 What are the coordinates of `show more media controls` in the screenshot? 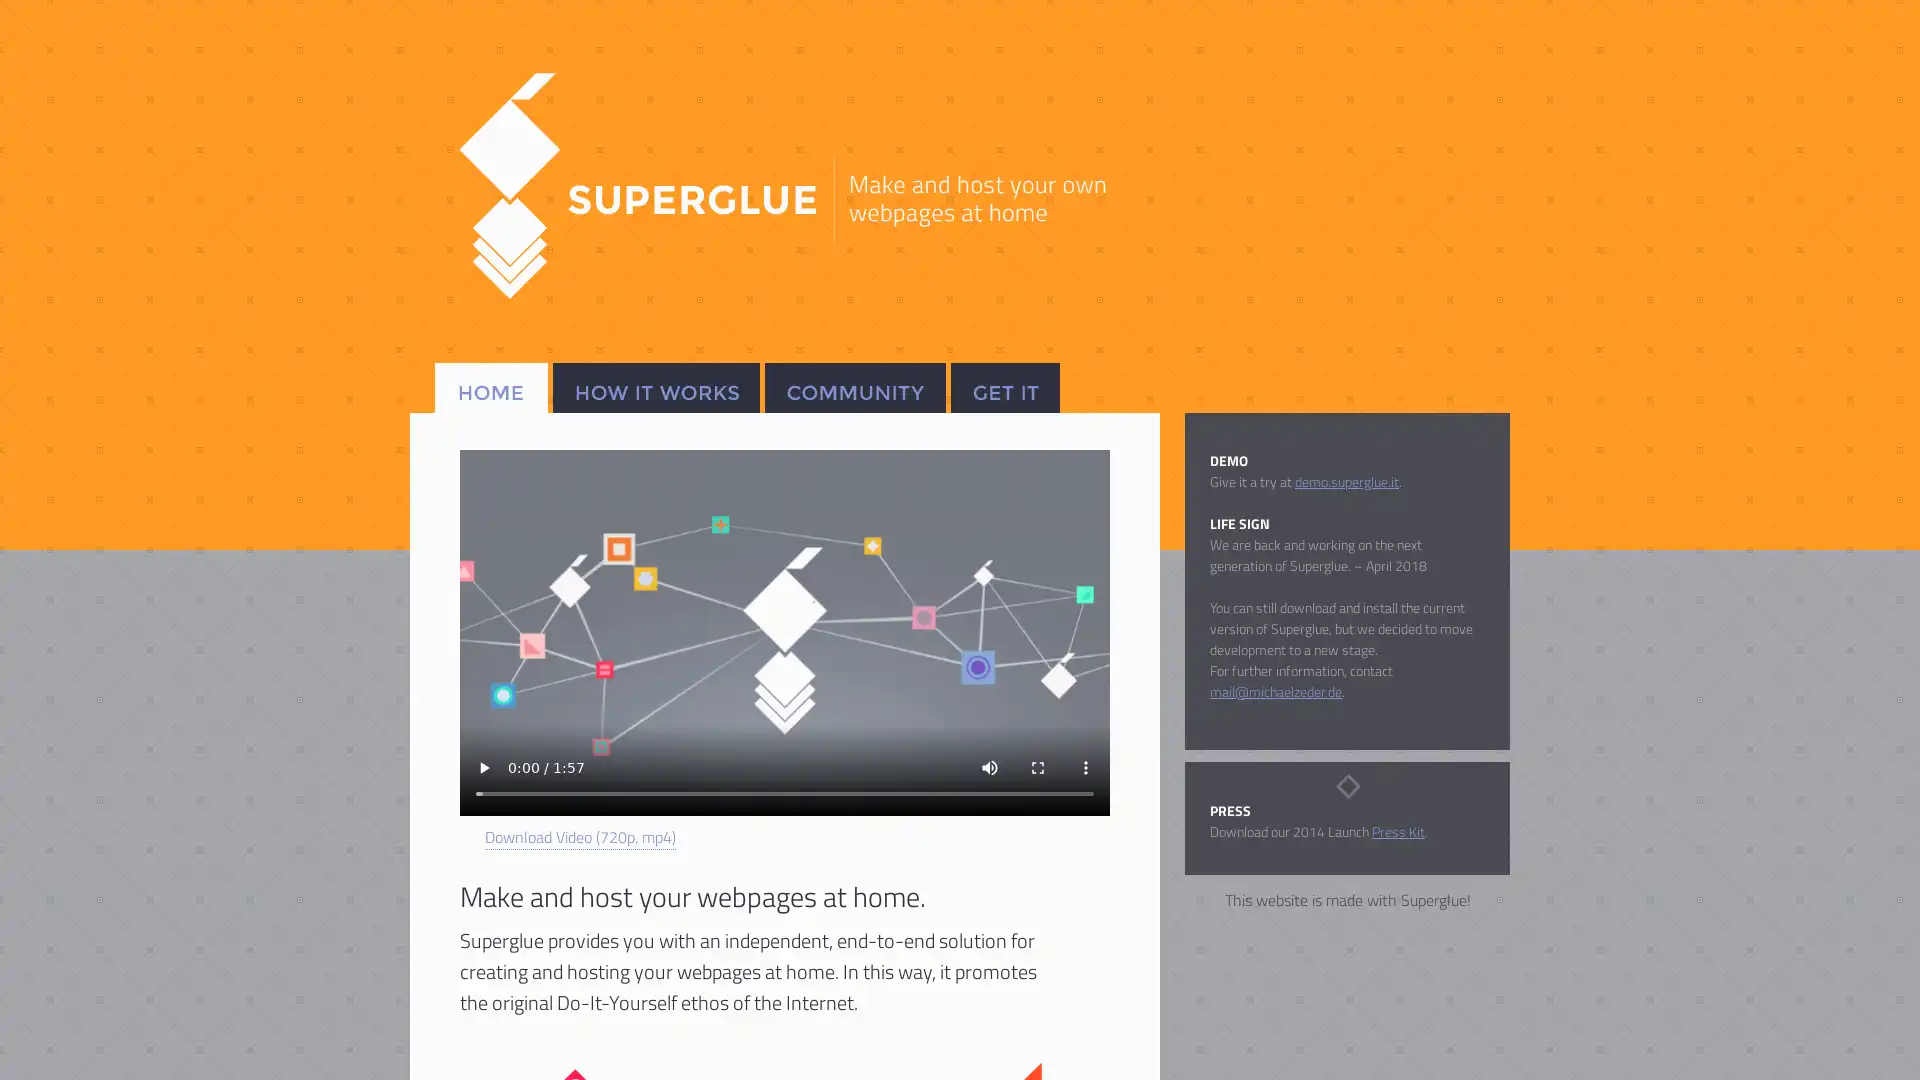 It's located at (1084, 766).